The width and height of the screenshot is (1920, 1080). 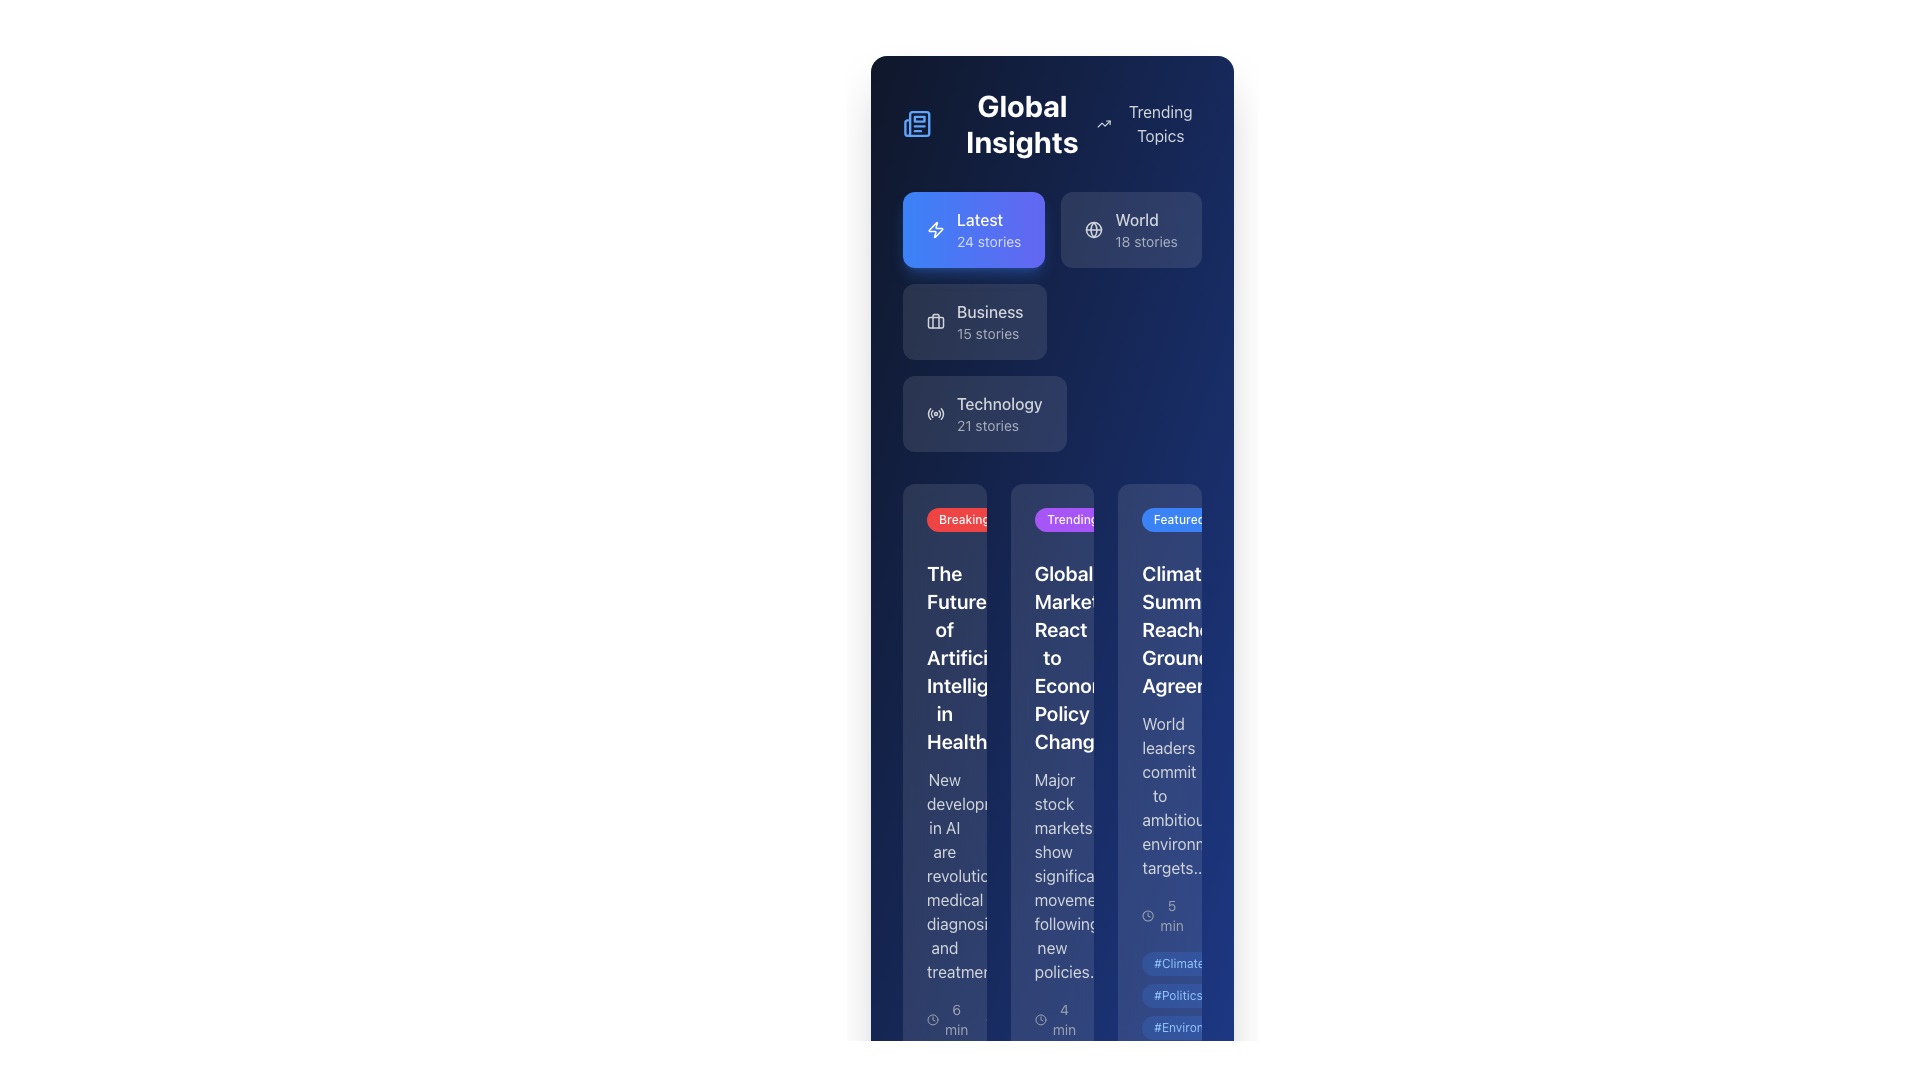 I want to click on text label displaying 'Business', which is a bold text element indicating emphasis within the application's blue color scheme, located between 'Latest' and 'Technology' categories under 'Global Insights', so click(x=990, y=312).